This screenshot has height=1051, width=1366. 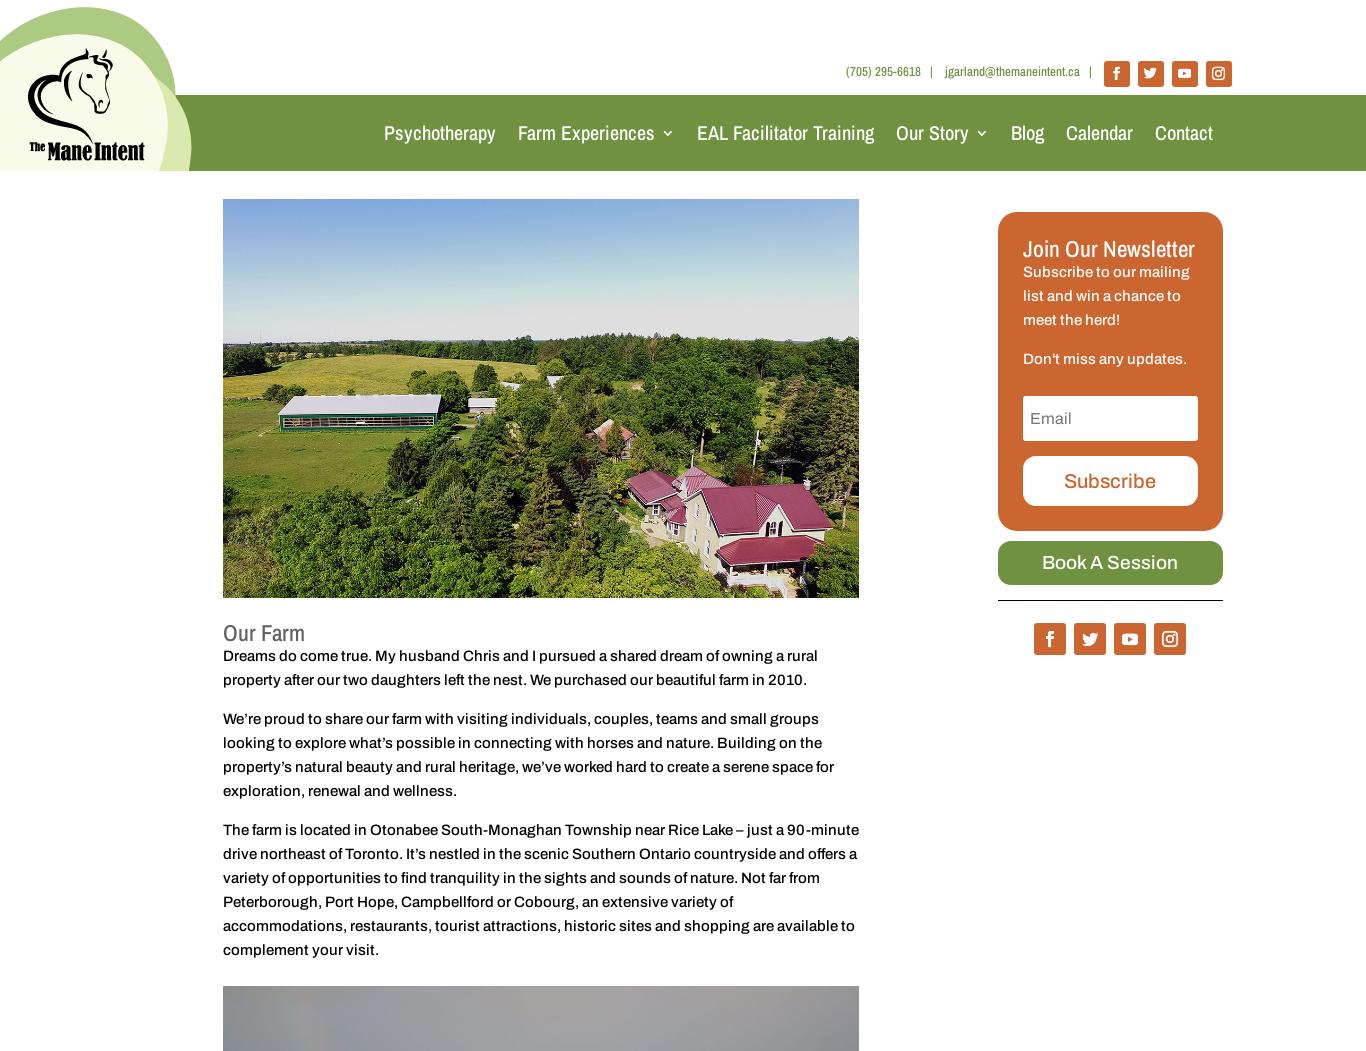 I want to click on 'Farm Experiences', so click(x=584, y=131).